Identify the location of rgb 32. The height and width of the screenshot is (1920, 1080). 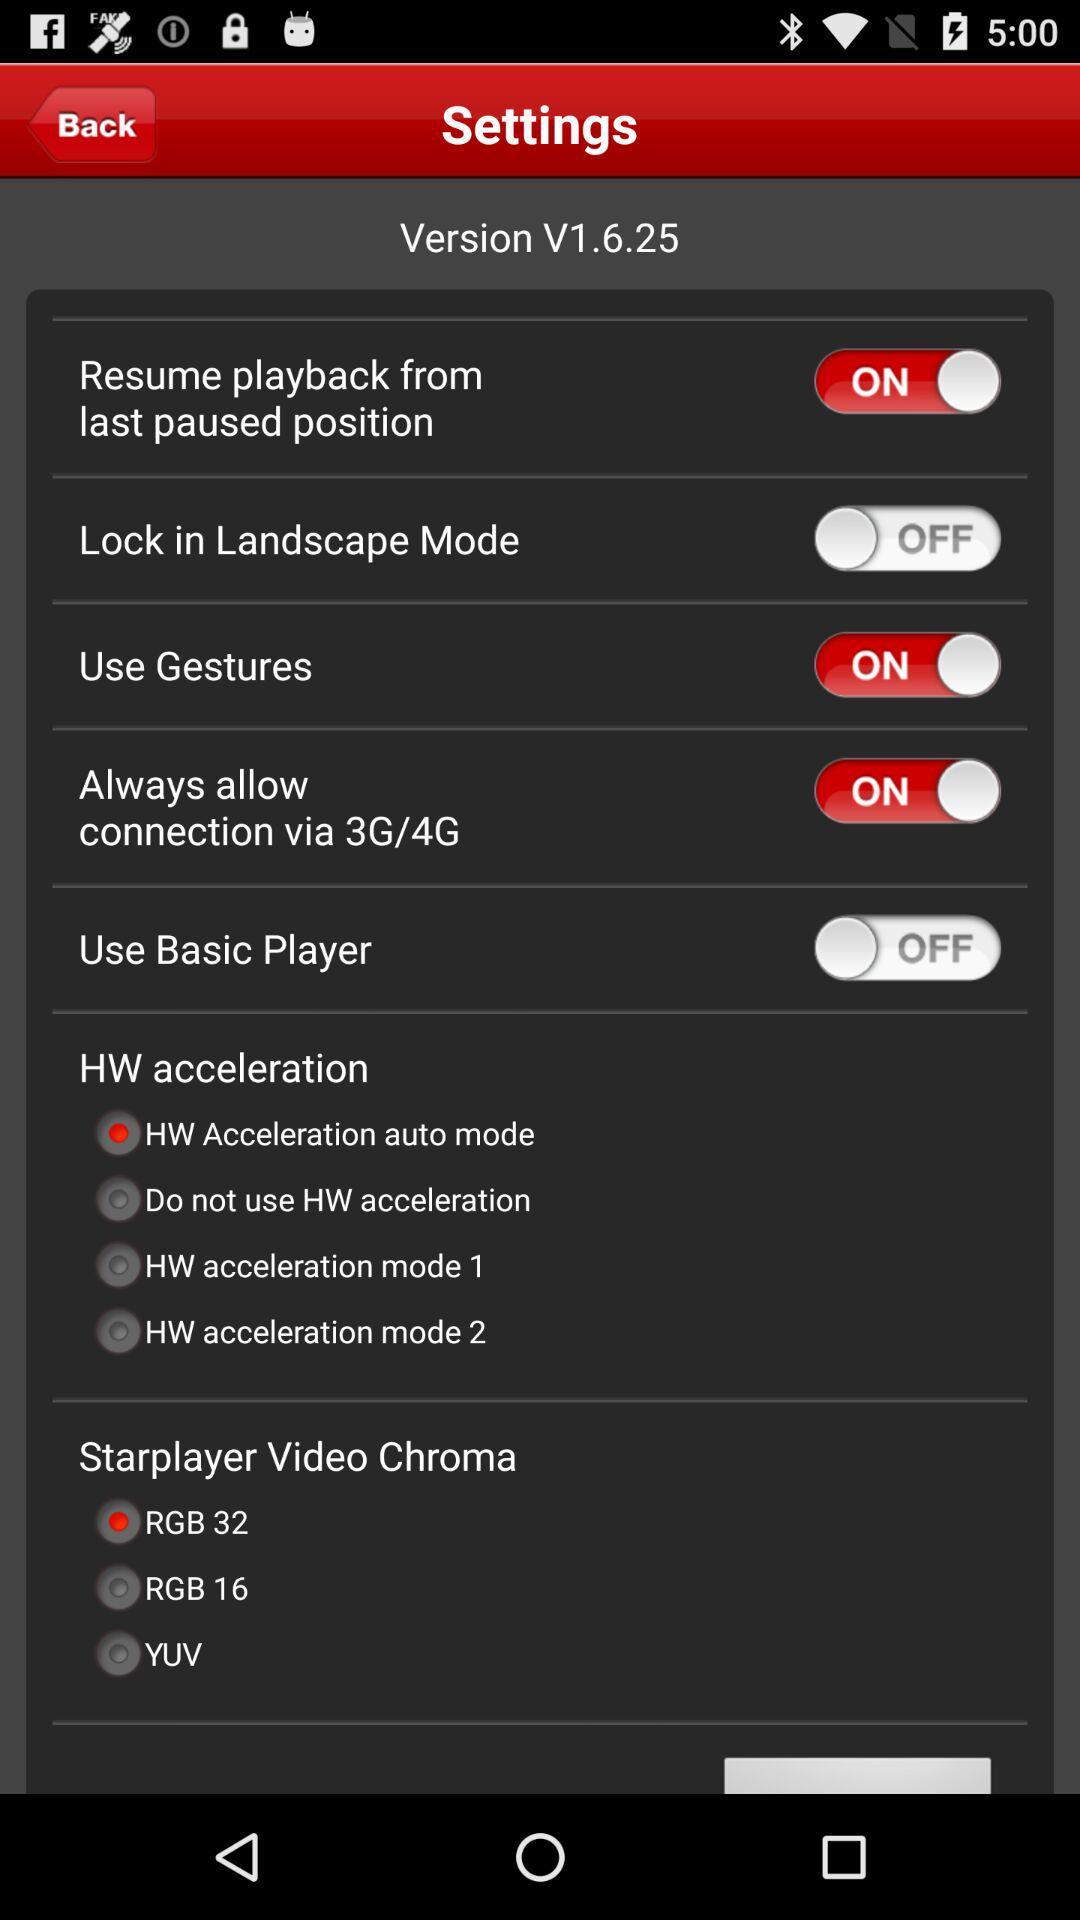
(169, 1520).